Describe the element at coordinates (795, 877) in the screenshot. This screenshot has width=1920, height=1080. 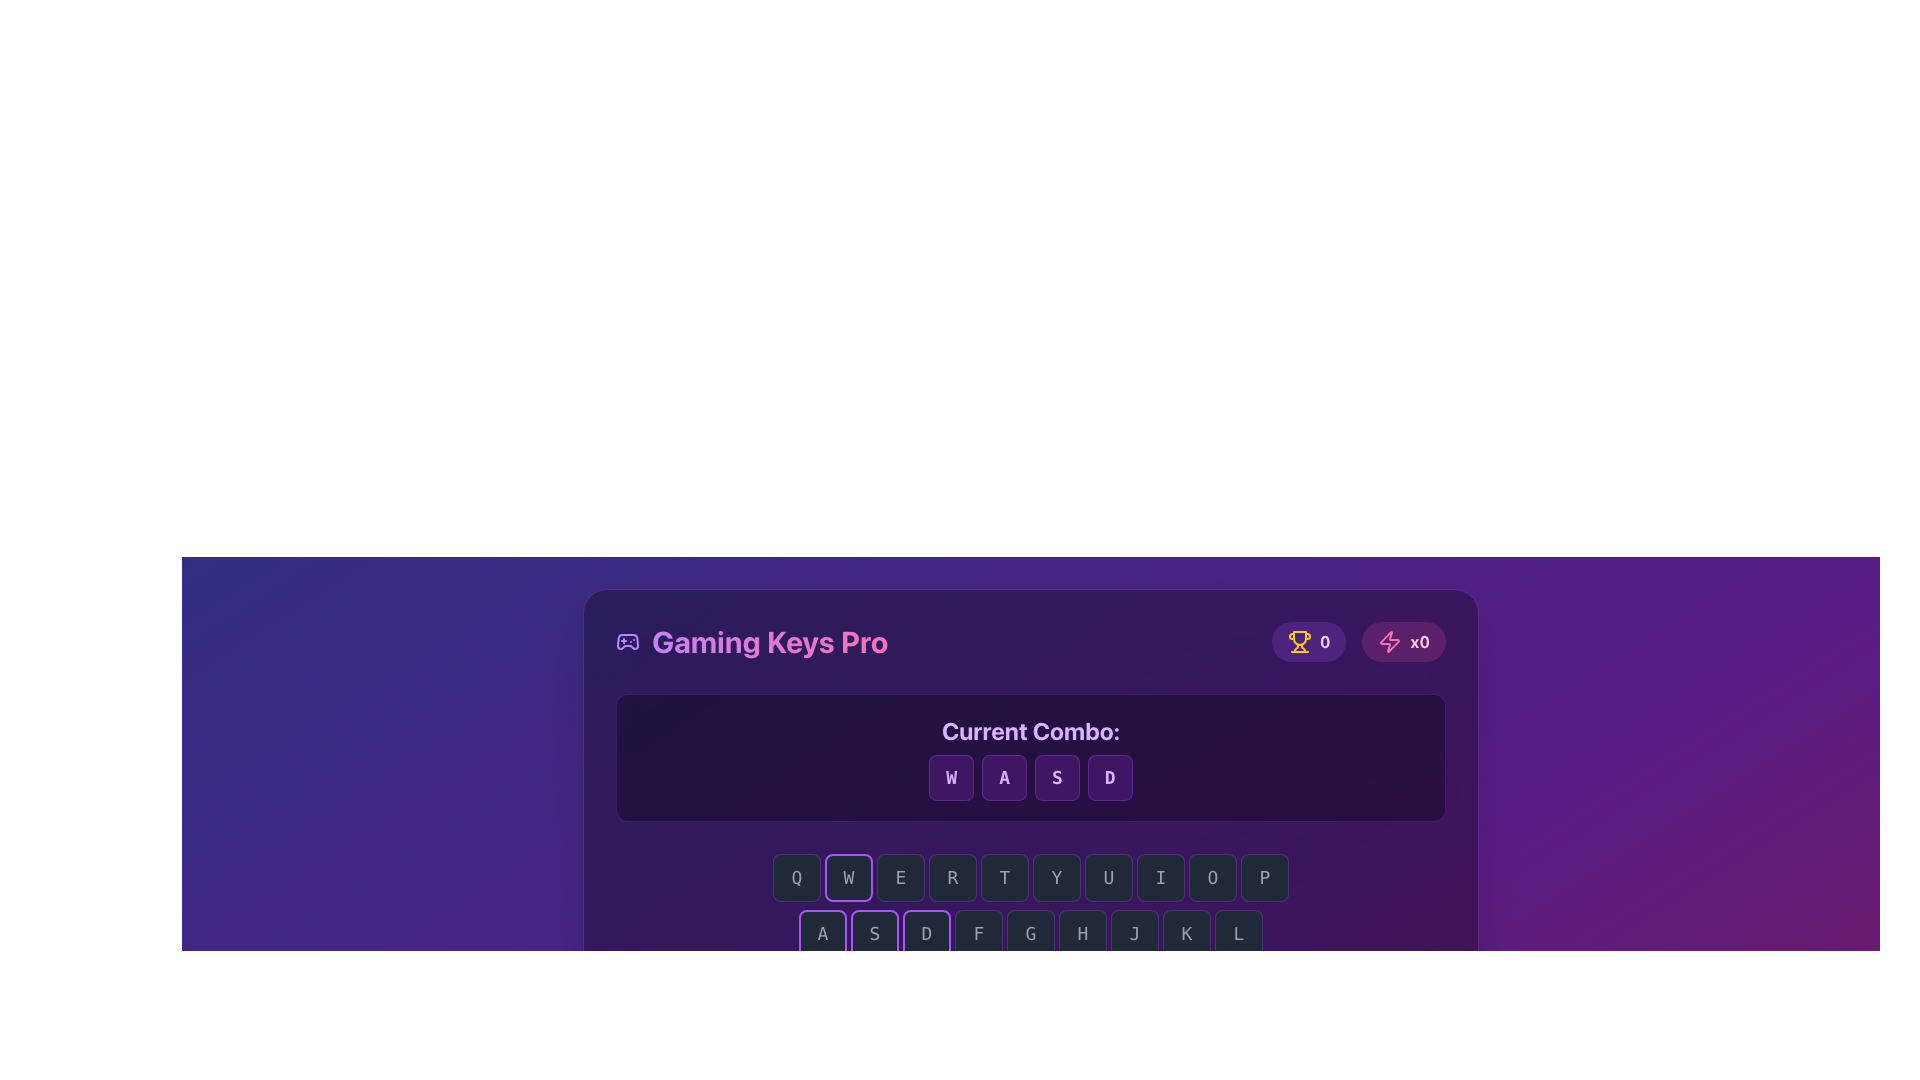
I see `the square-shaped button with a dark background and gray border, labeled 'Q', to change its state` at that location.